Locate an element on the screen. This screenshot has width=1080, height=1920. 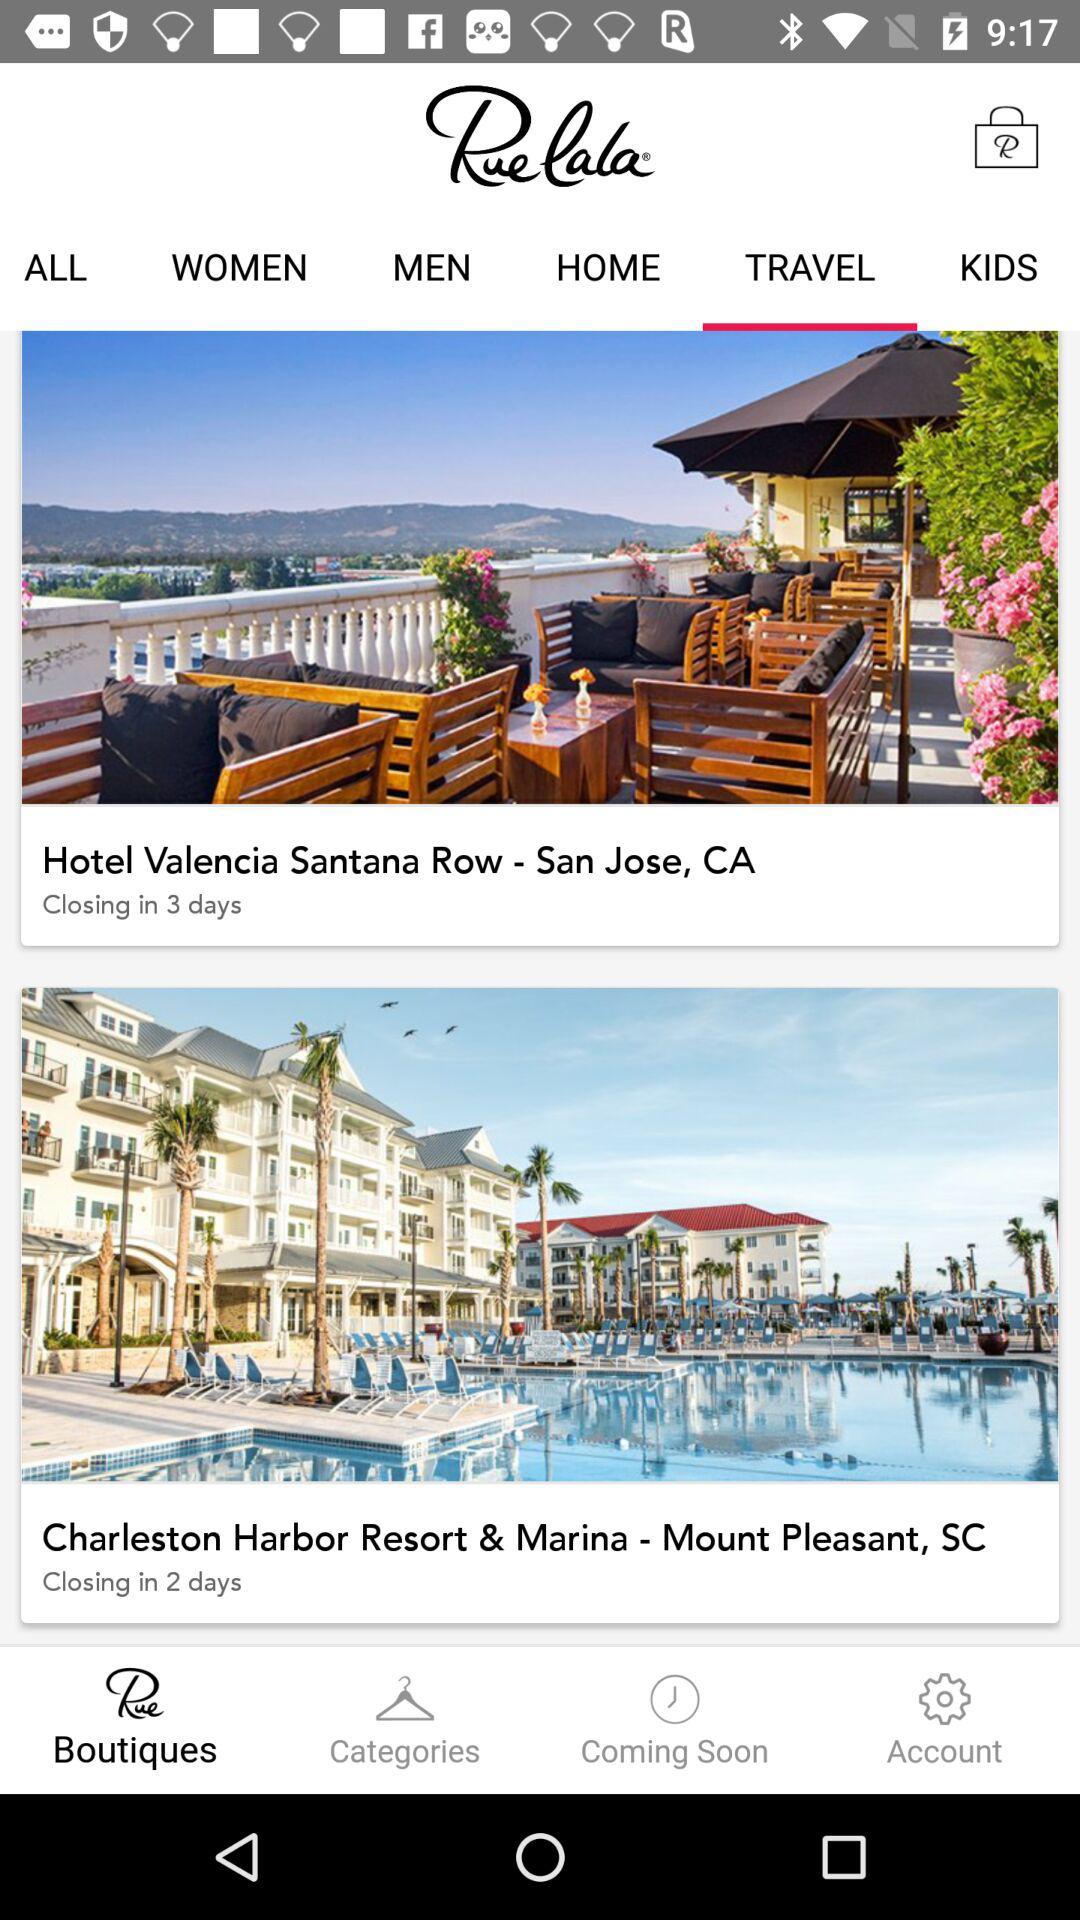
the icon next to home is located at coordinates (810, 269).